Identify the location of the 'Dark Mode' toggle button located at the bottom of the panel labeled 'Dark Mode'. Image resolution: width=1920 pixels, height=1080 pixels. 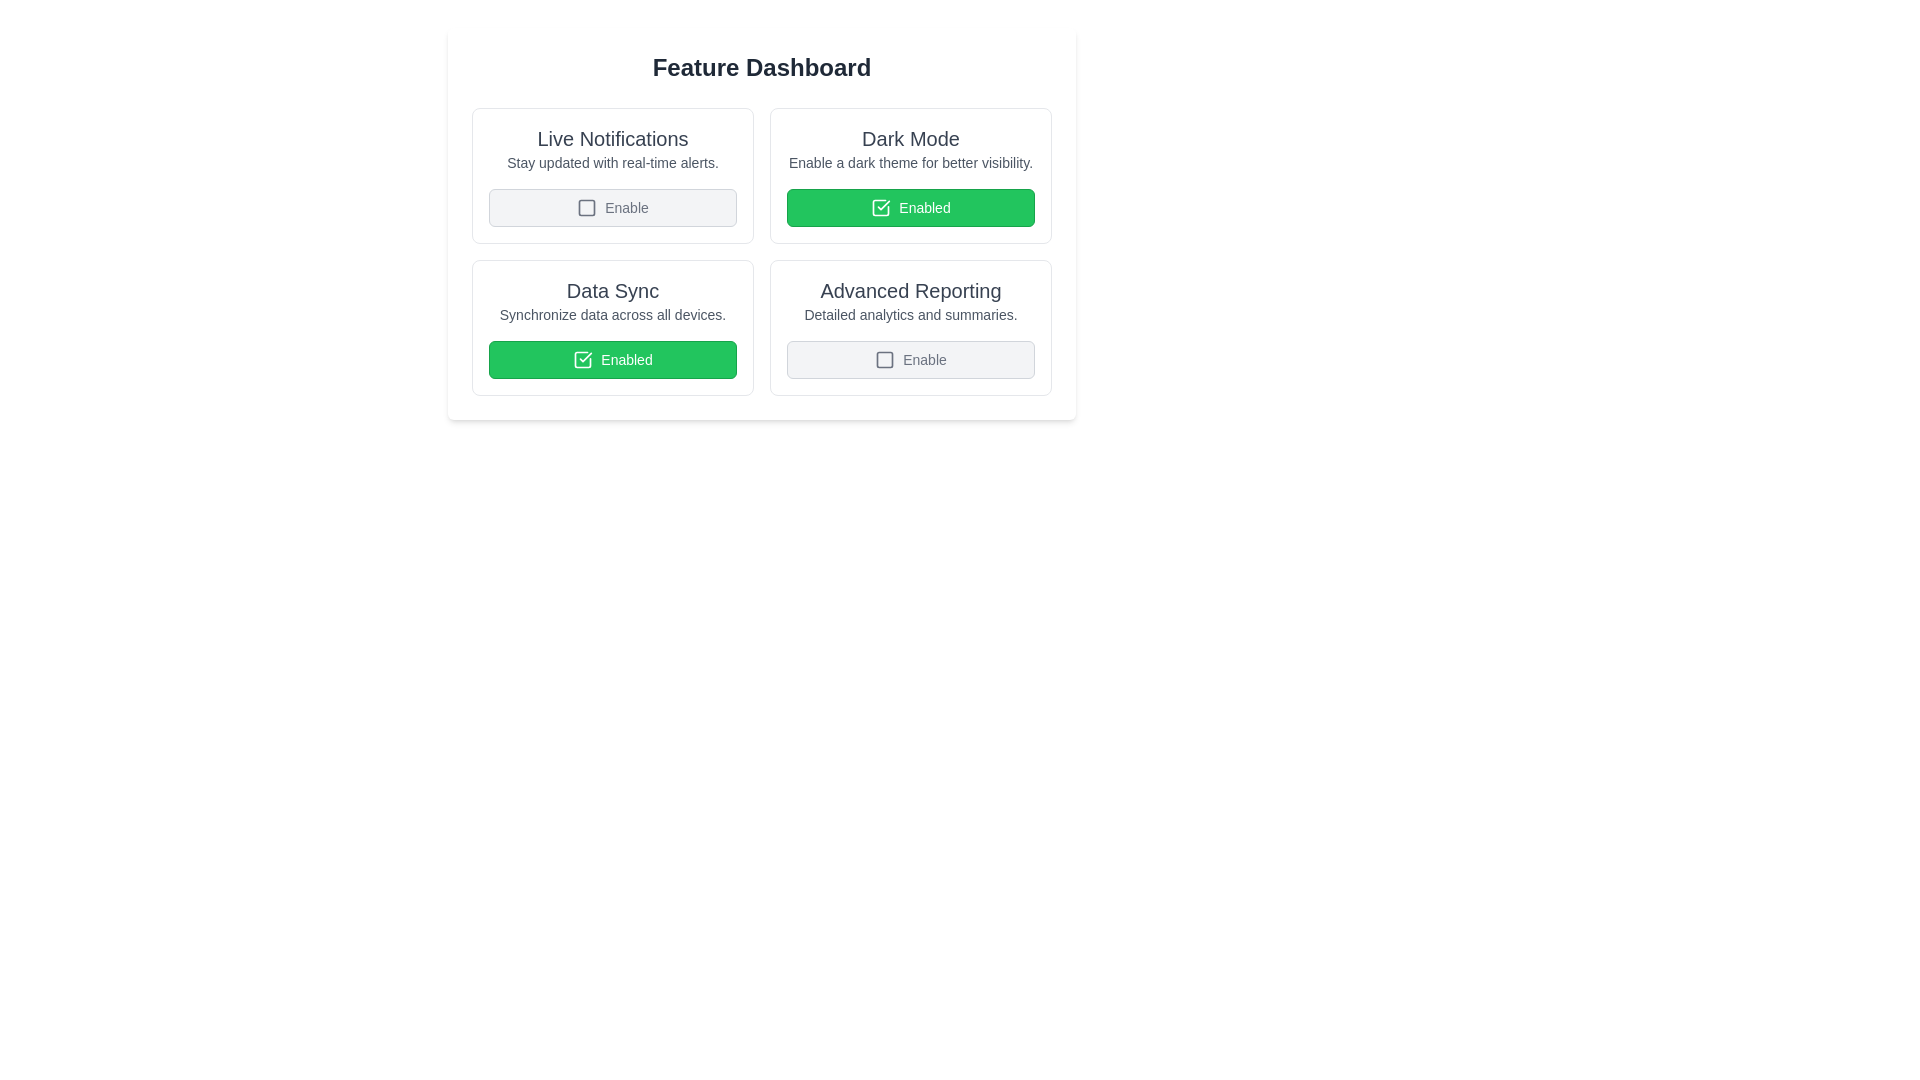
(910, 208).